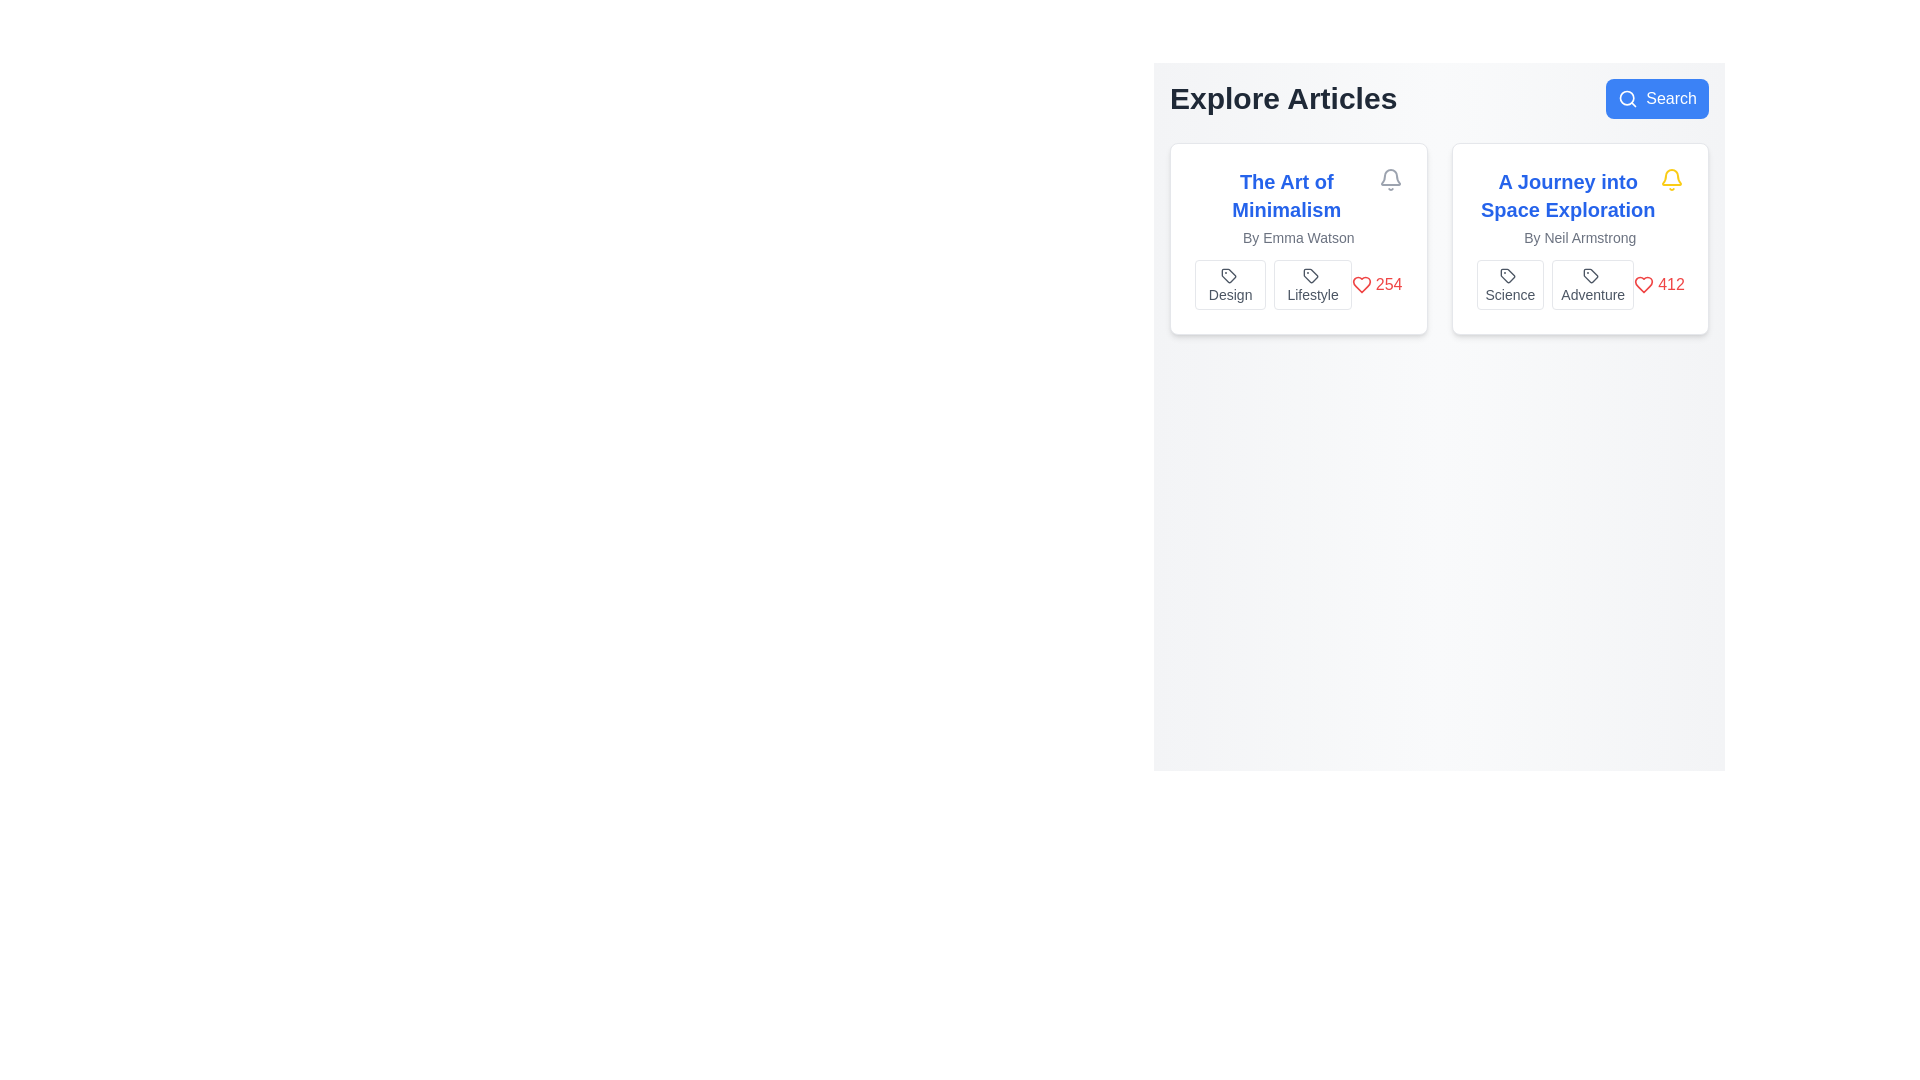 The image size is (1920, 1080). Describe the element at coordinates (1227, 276) in the screenshot. I see `the icon resembling a label or tag located at the top-left corner of the 'Design' label in the article card under 'Explore Articles'` at that location.